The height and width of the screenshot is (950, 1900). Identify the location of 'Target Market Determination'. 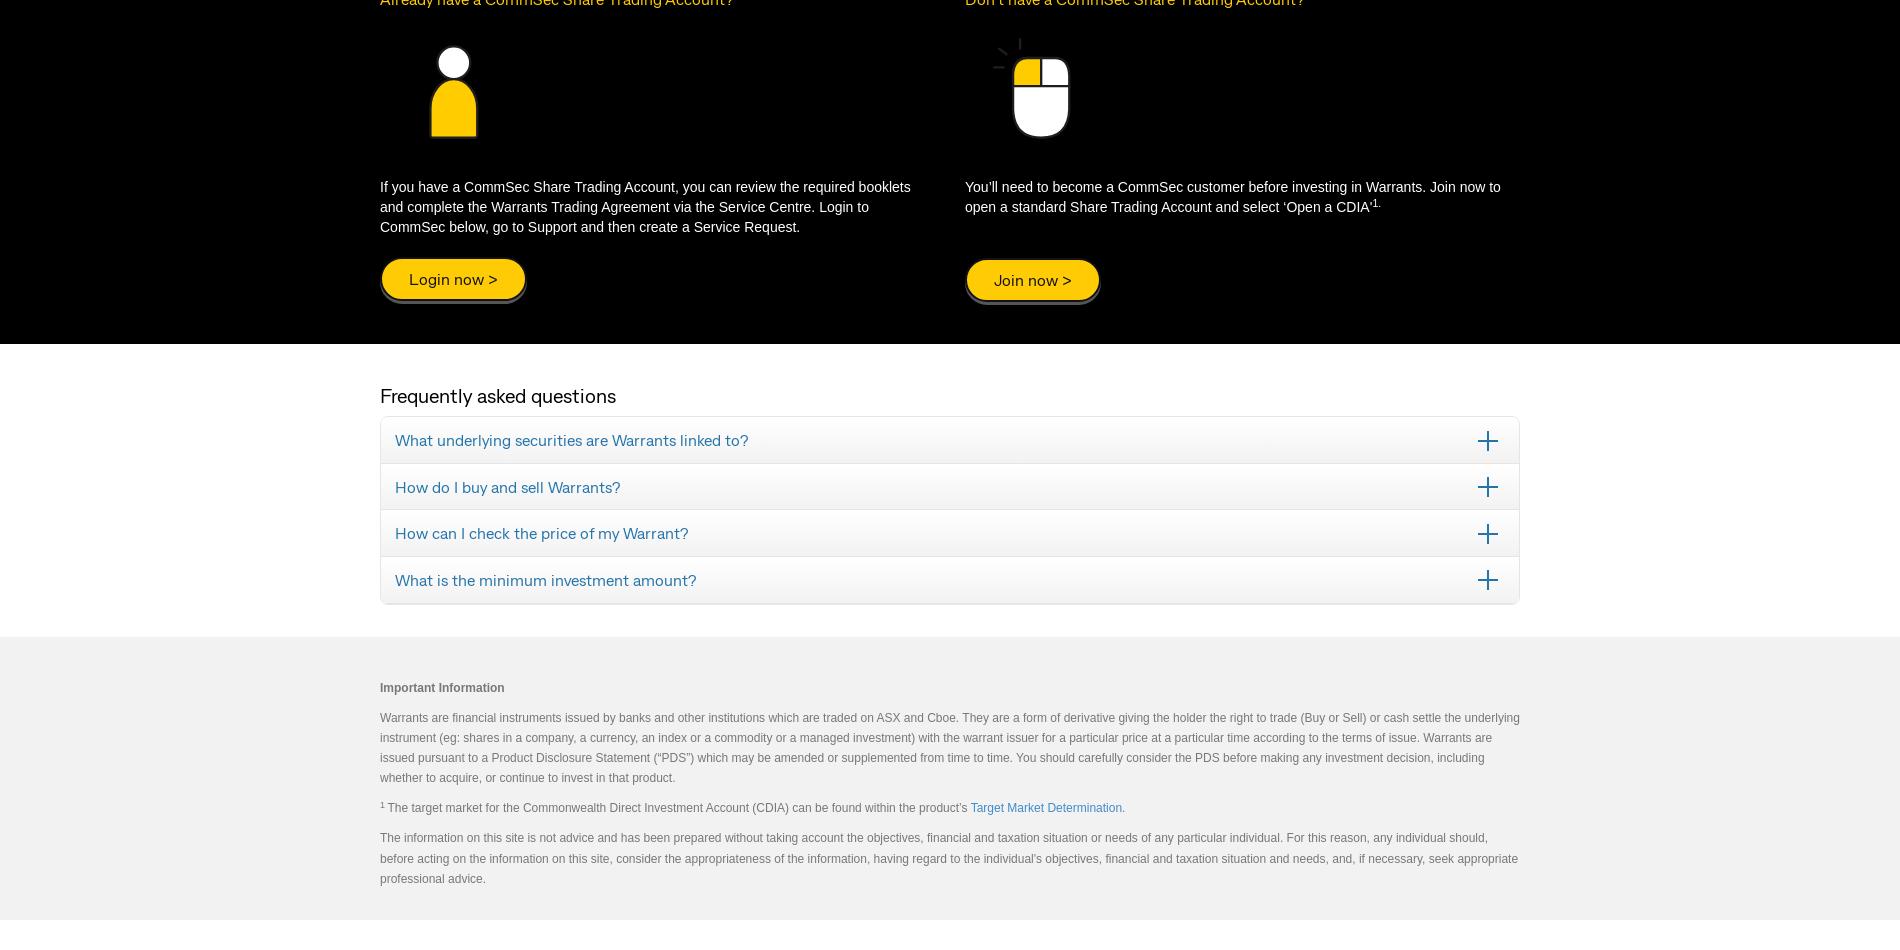
(969, 806).